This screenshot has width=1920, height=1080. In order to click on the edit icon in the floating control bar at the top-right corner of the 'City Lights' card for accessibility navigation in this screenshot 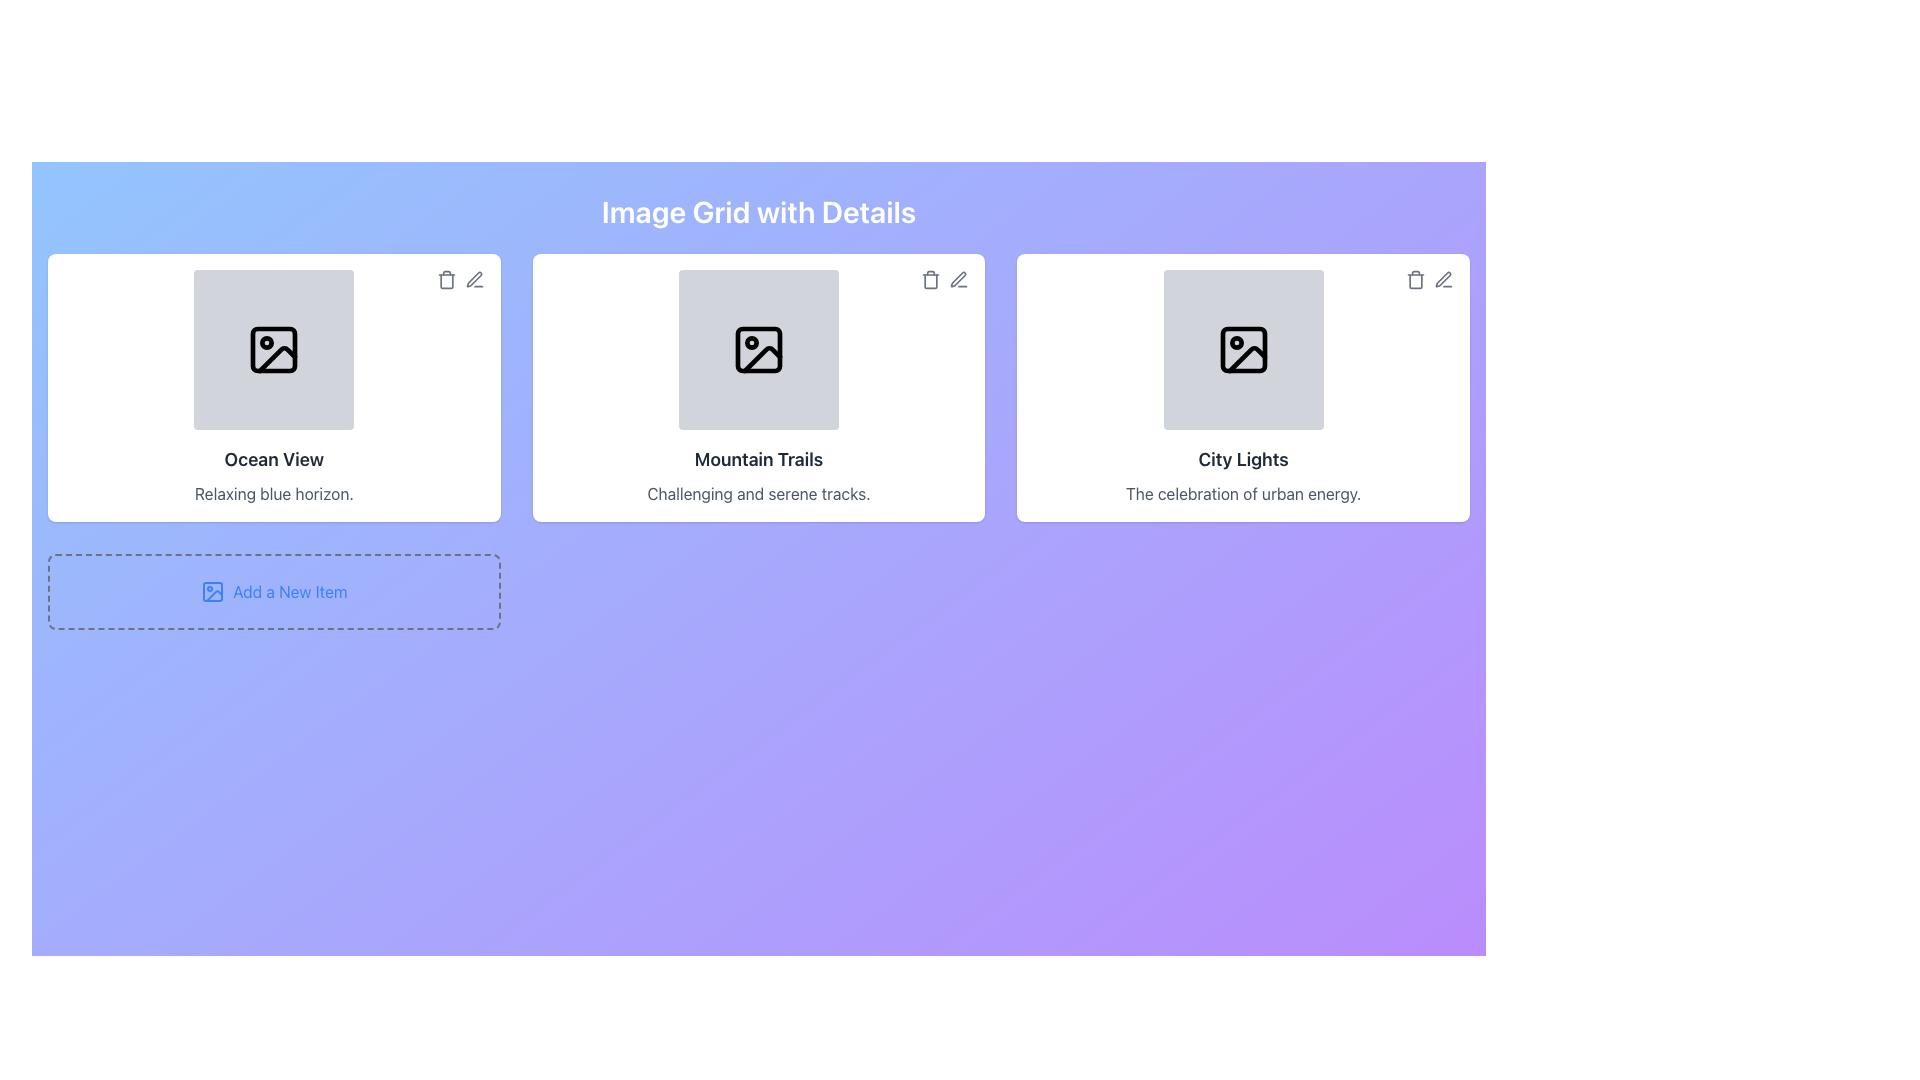, I will do `click(1444, 280)`.